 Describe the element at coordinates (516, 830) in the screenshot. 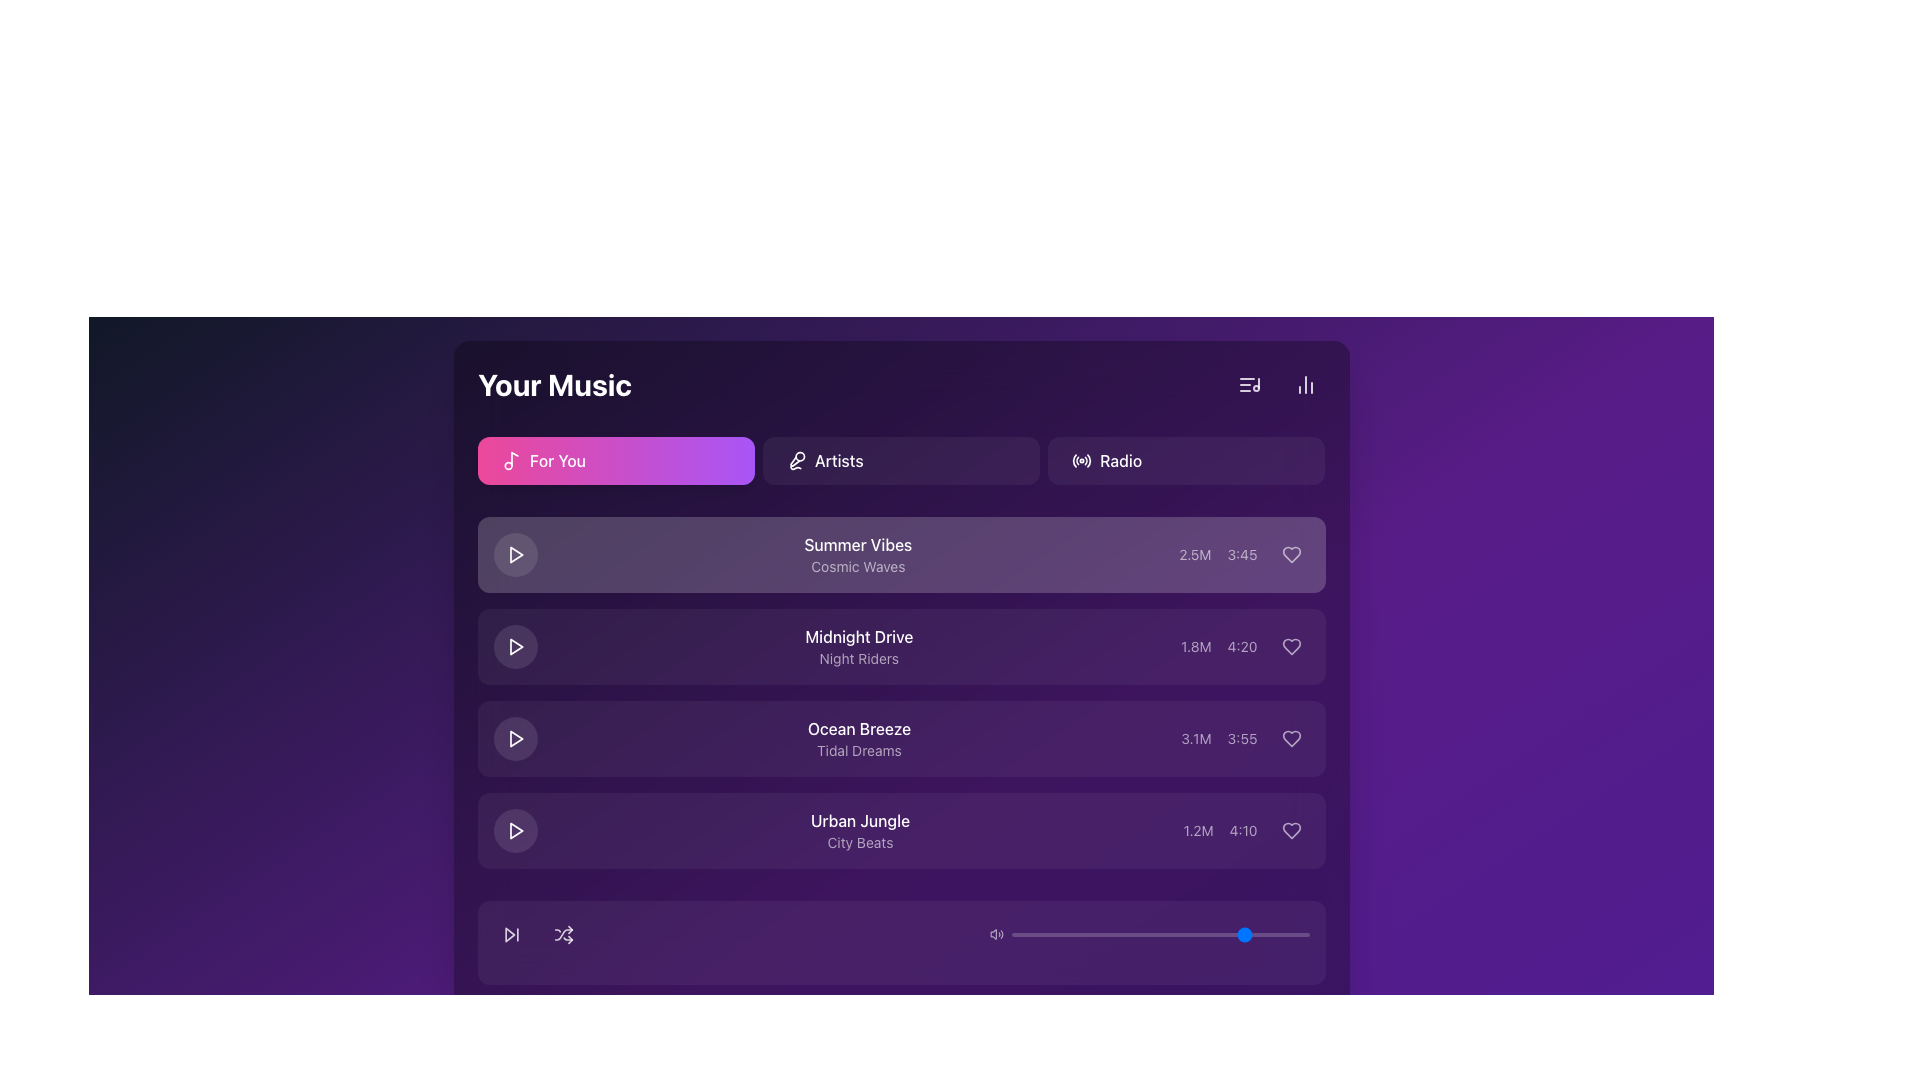

I see `the rightward-pointing play icon for the 'Urban Jungle' song` at that location.